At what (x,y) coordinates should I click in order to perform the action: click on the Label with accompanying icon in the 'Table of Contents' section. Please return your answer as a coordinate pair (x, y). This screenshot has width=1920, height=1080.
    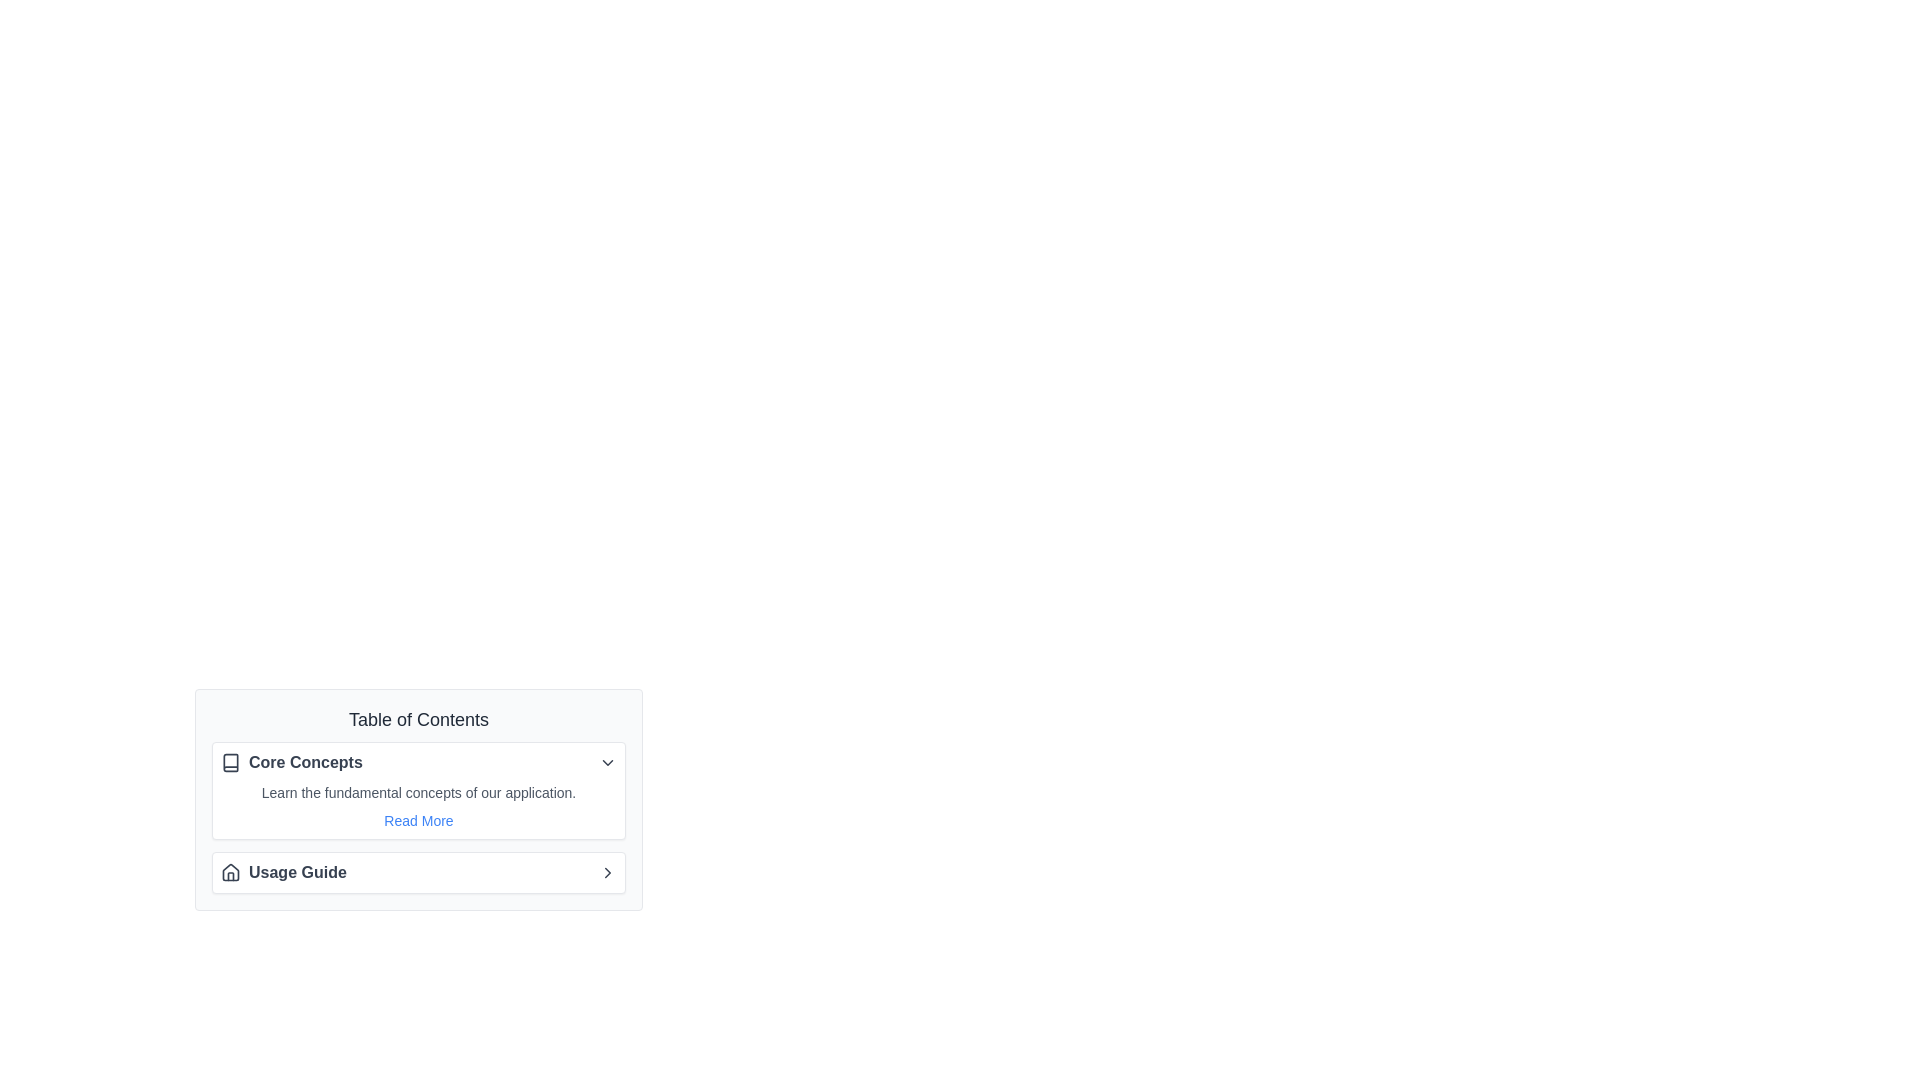
    Looking at the image, I should click on (290, 763).